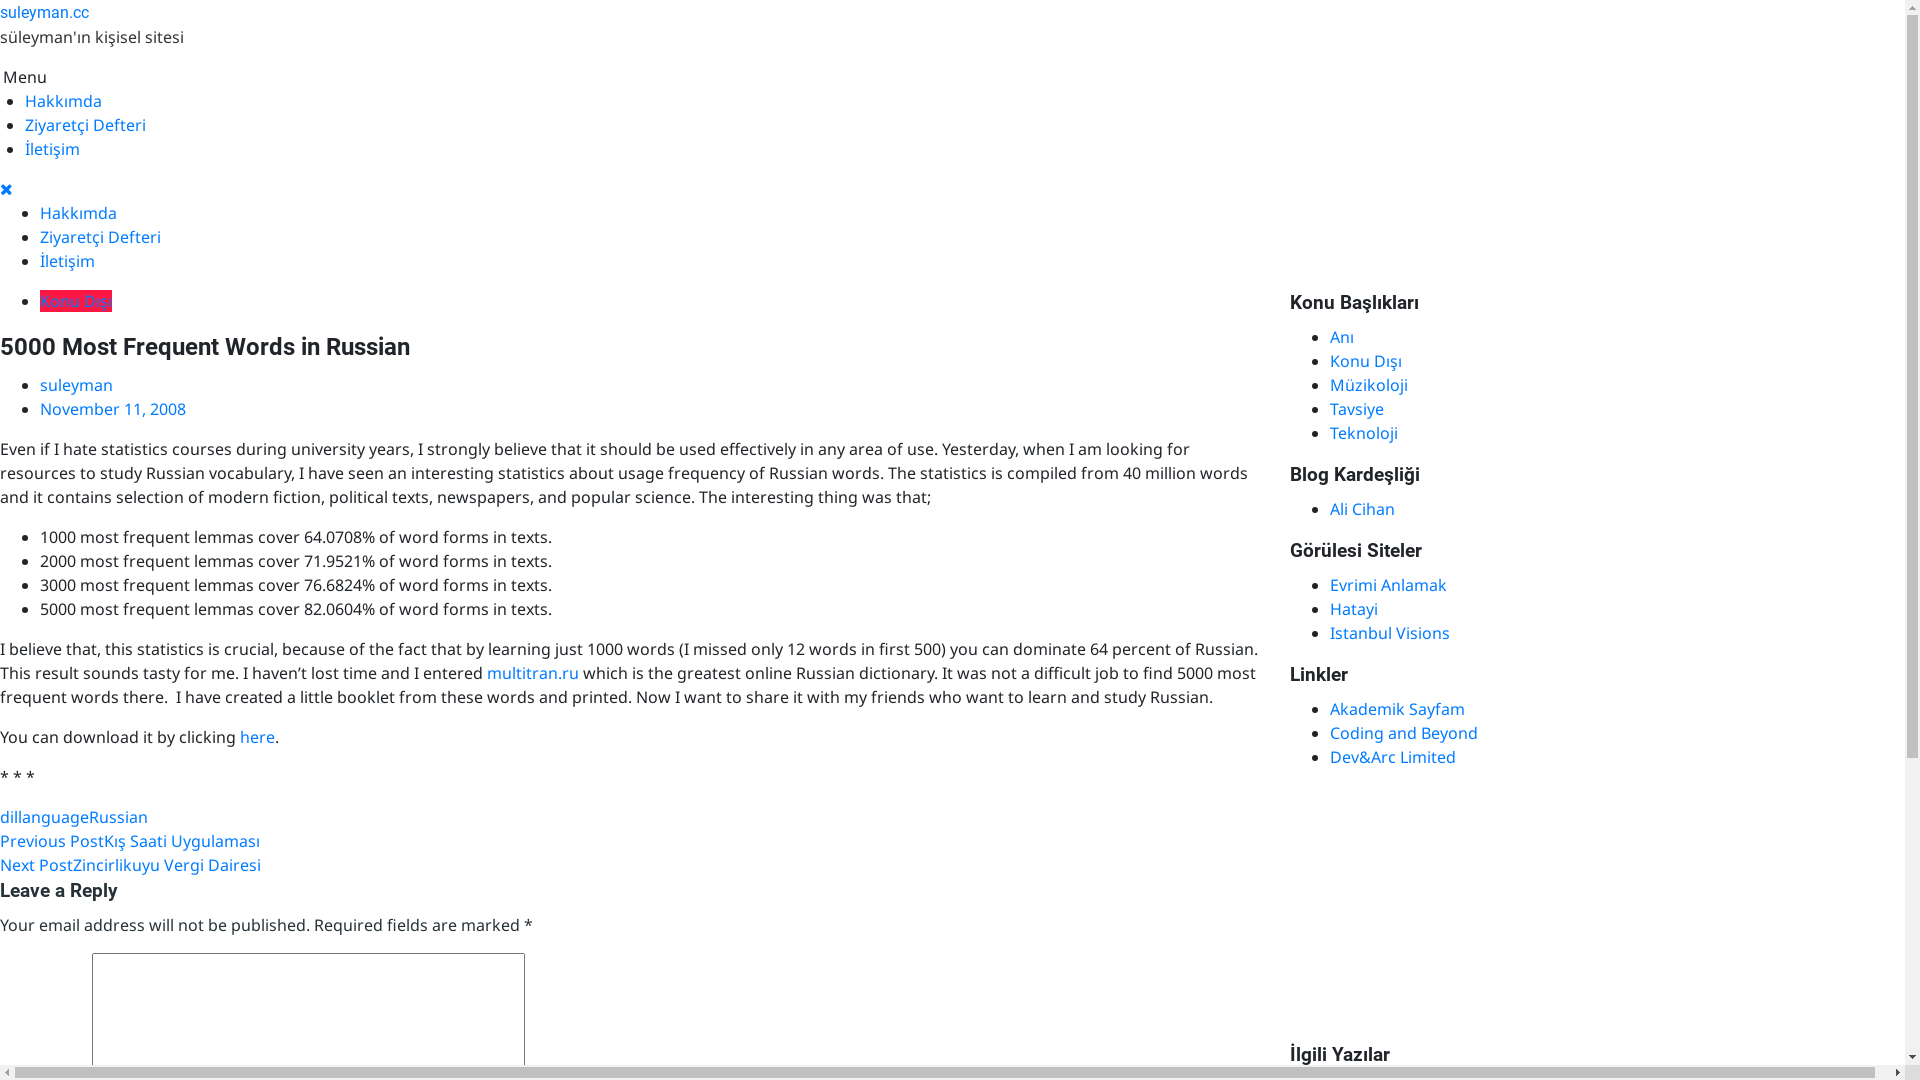 Image resolution: width=1920 pixels, height=1080 pixels. Describe the element at coordinates (1357, 407) in the screenshot. I see `'Tavsiye'` at that location.